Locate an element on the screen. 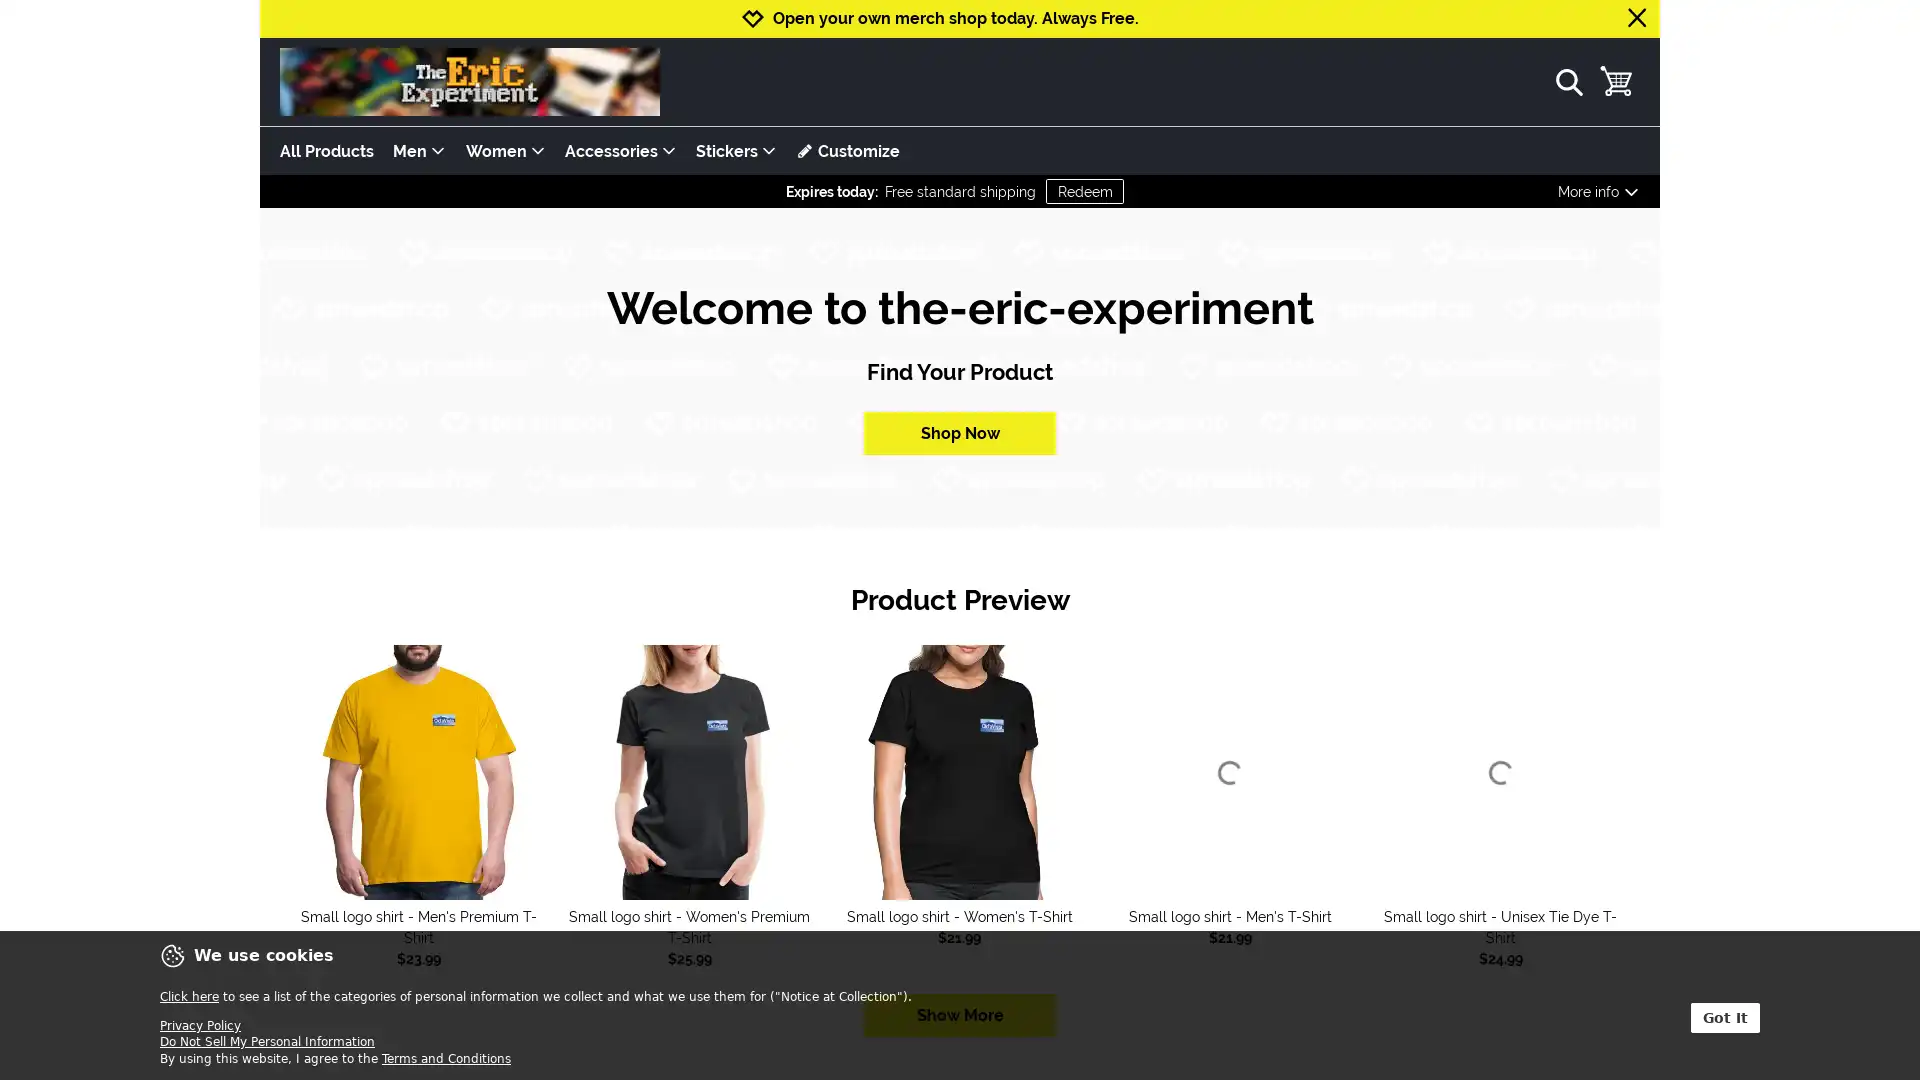 This screenshot has width=1920, height=1080. Shop Now is located at coordinates (960, 431).